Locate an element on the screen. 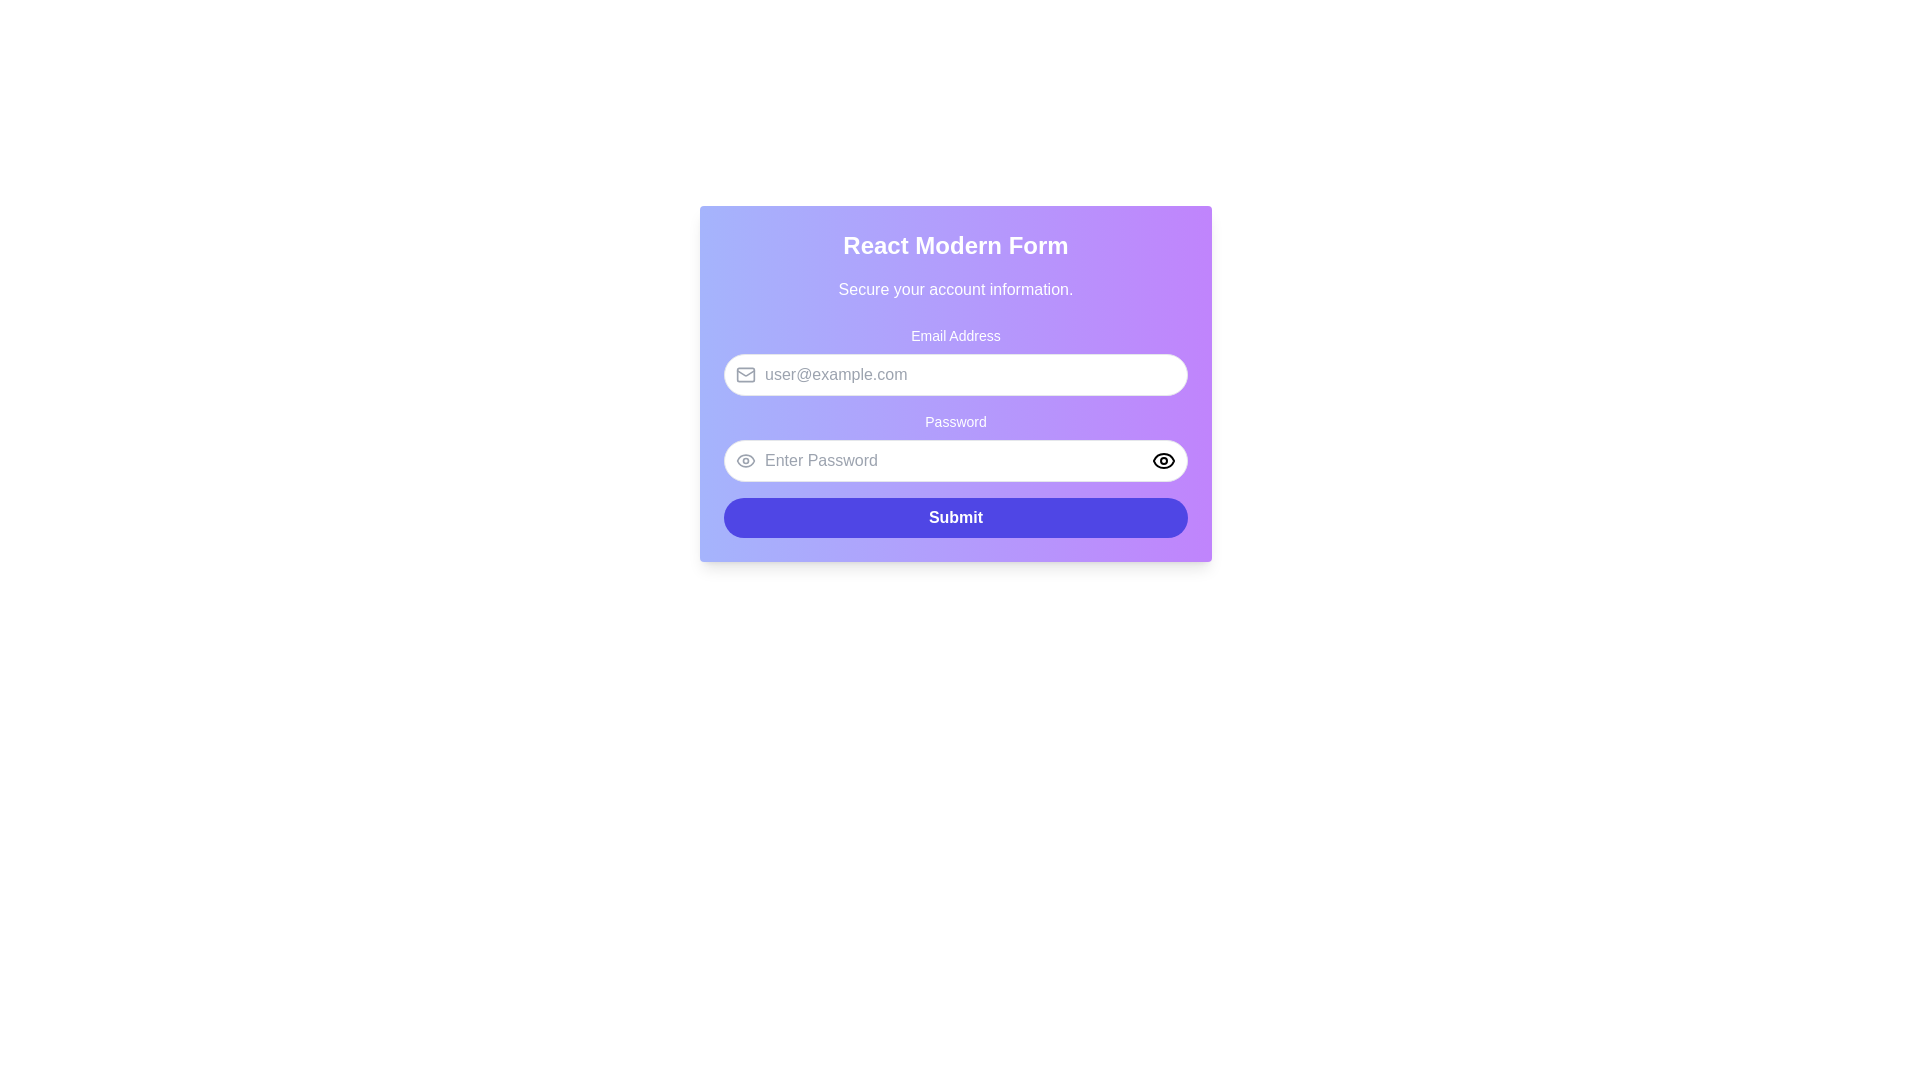  the 'Submit' button with bold font and indigo background at the bottom of the form is located at coordinates (954, 516).